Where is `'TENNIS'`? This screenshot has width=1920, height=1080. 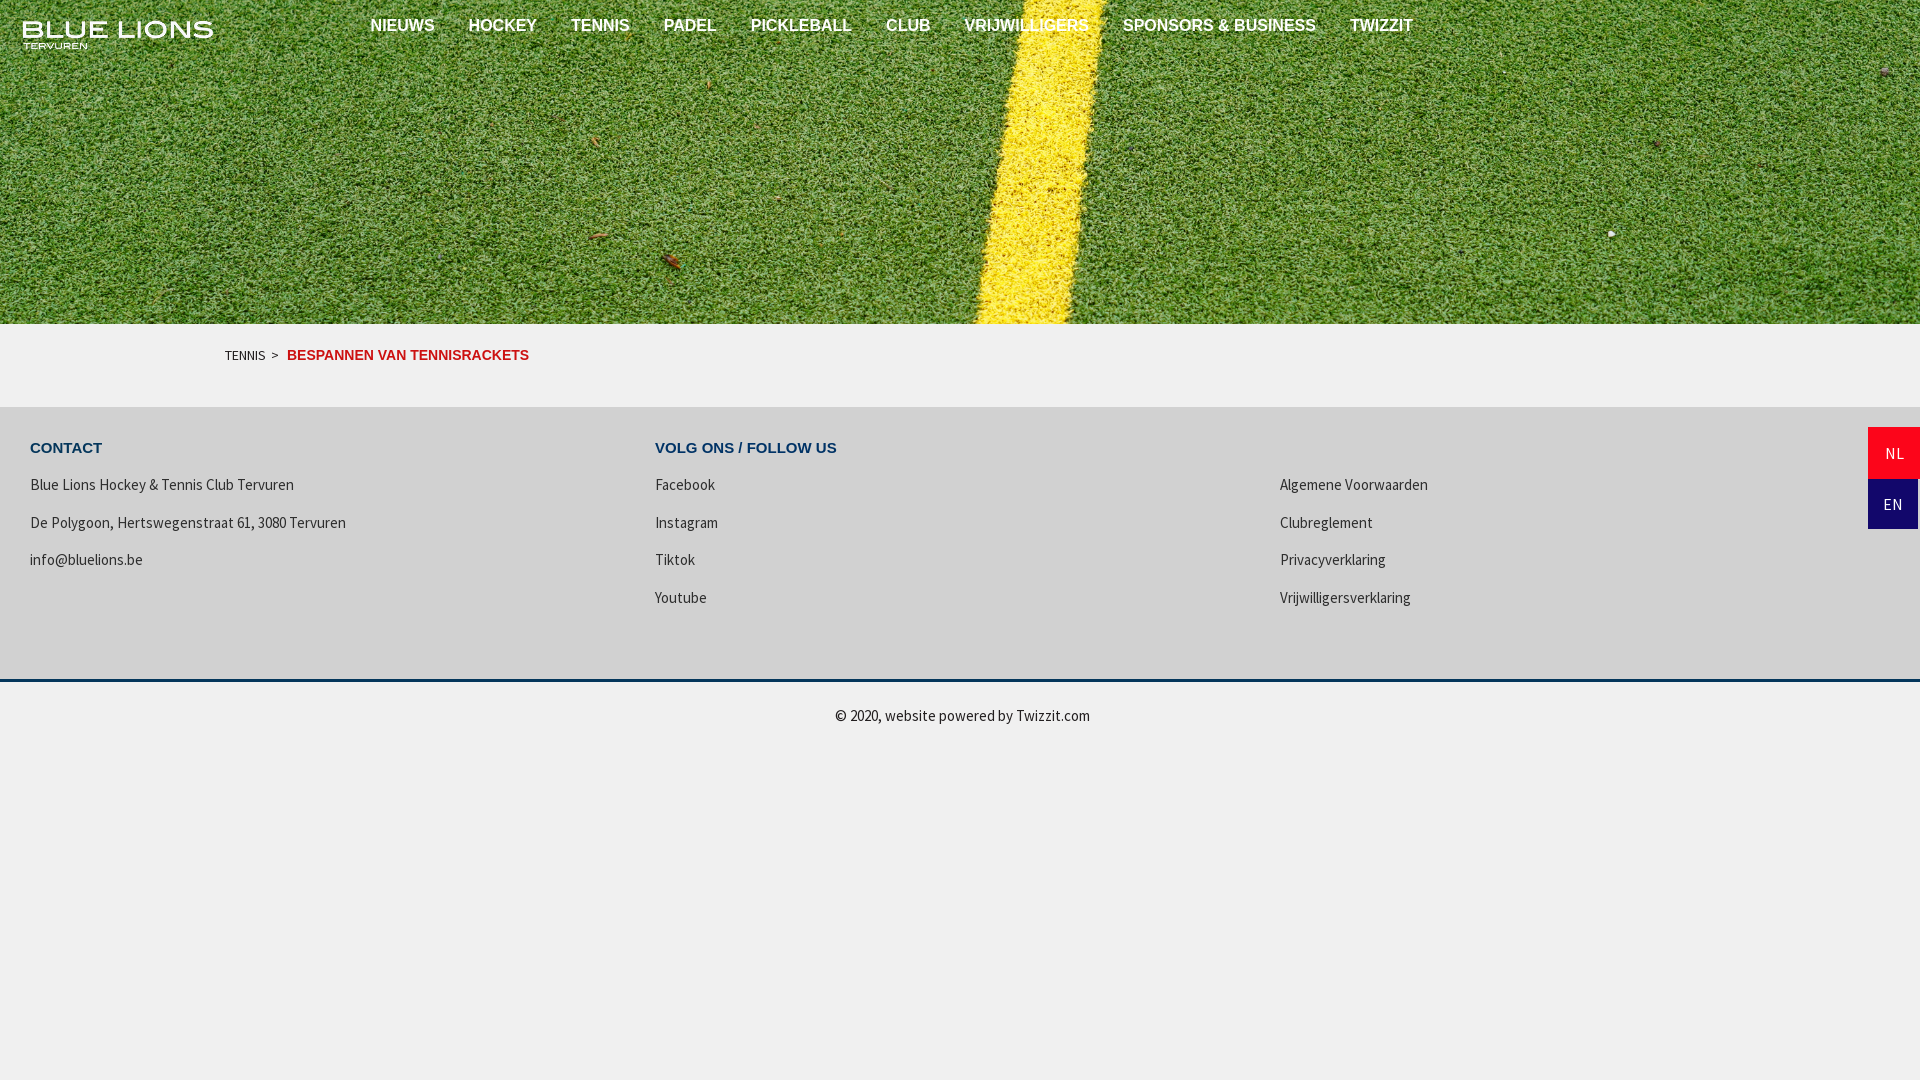 'TENNIS' is located at coordinates (244, 354).